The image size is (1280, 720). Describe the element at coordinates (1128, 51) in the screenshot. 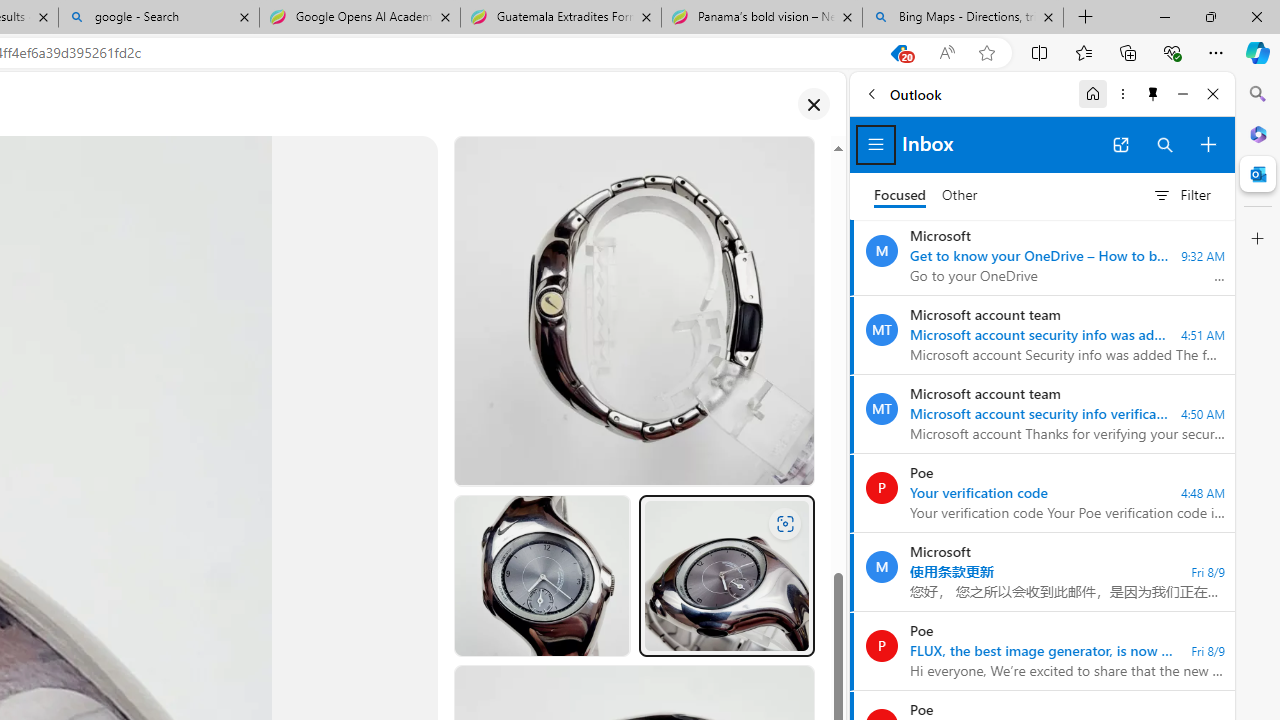

I see `'Collections'` at that location.